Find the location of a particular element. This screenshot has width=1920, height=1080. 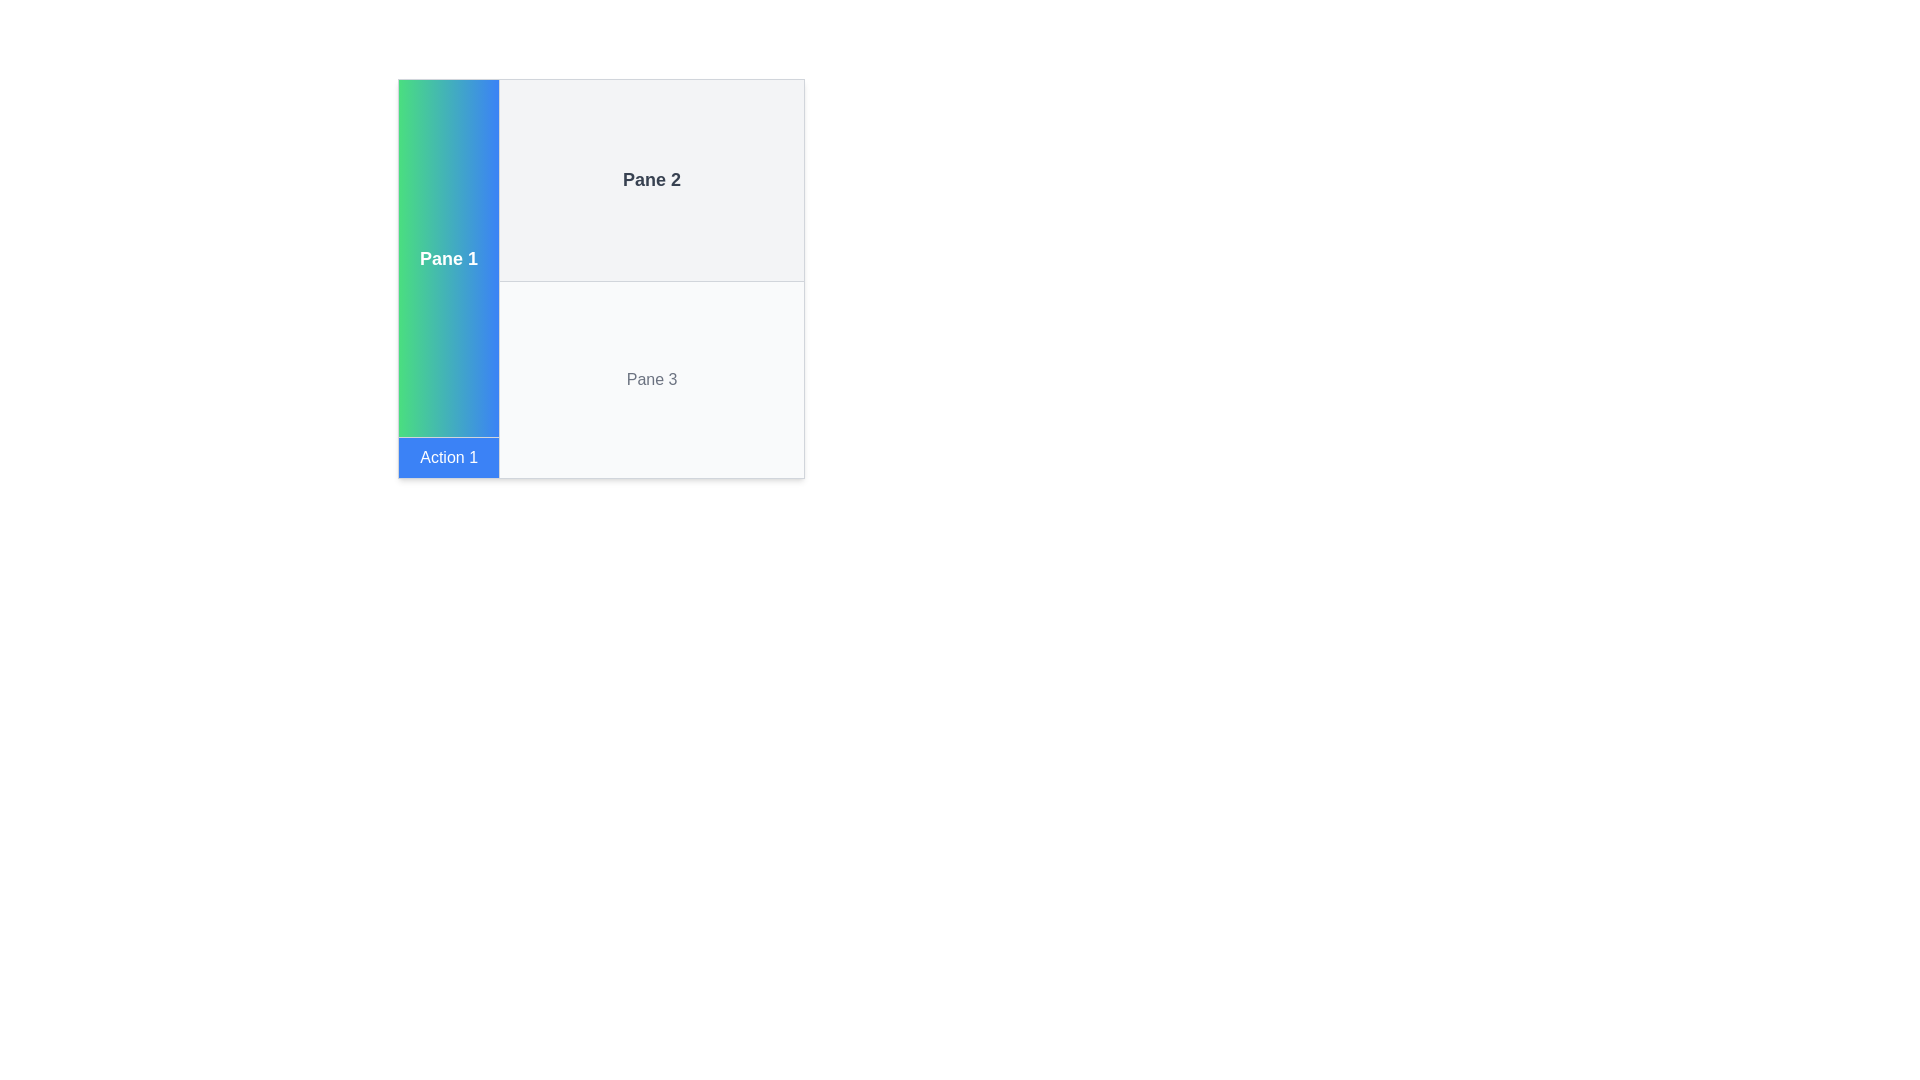

the 'Action 1' button located at the bottom of 'Pane 1' with a blue background and white text is located at coordinates (448, 457).